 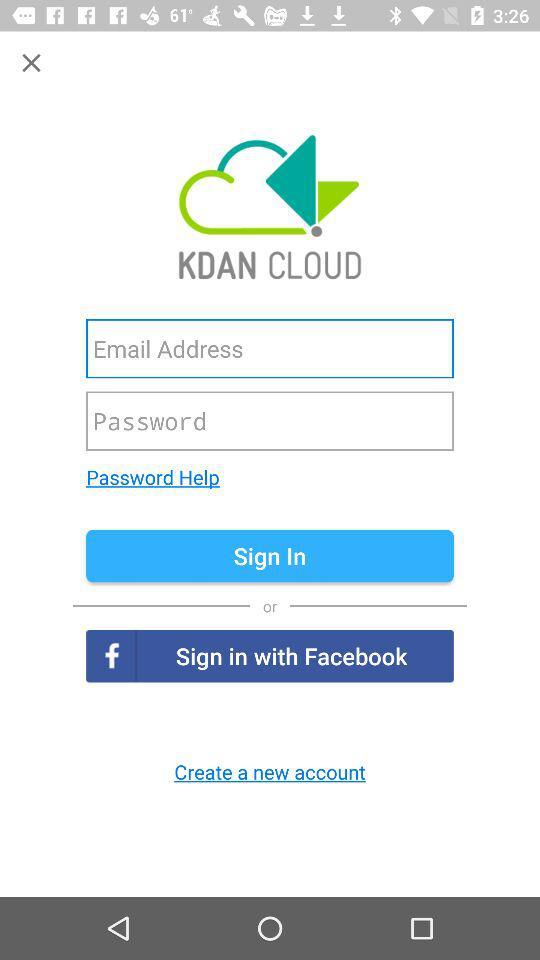 What do you see at coordinates (30, 62) in the screenshot?
I see `button` at bounding box center [30, 62].